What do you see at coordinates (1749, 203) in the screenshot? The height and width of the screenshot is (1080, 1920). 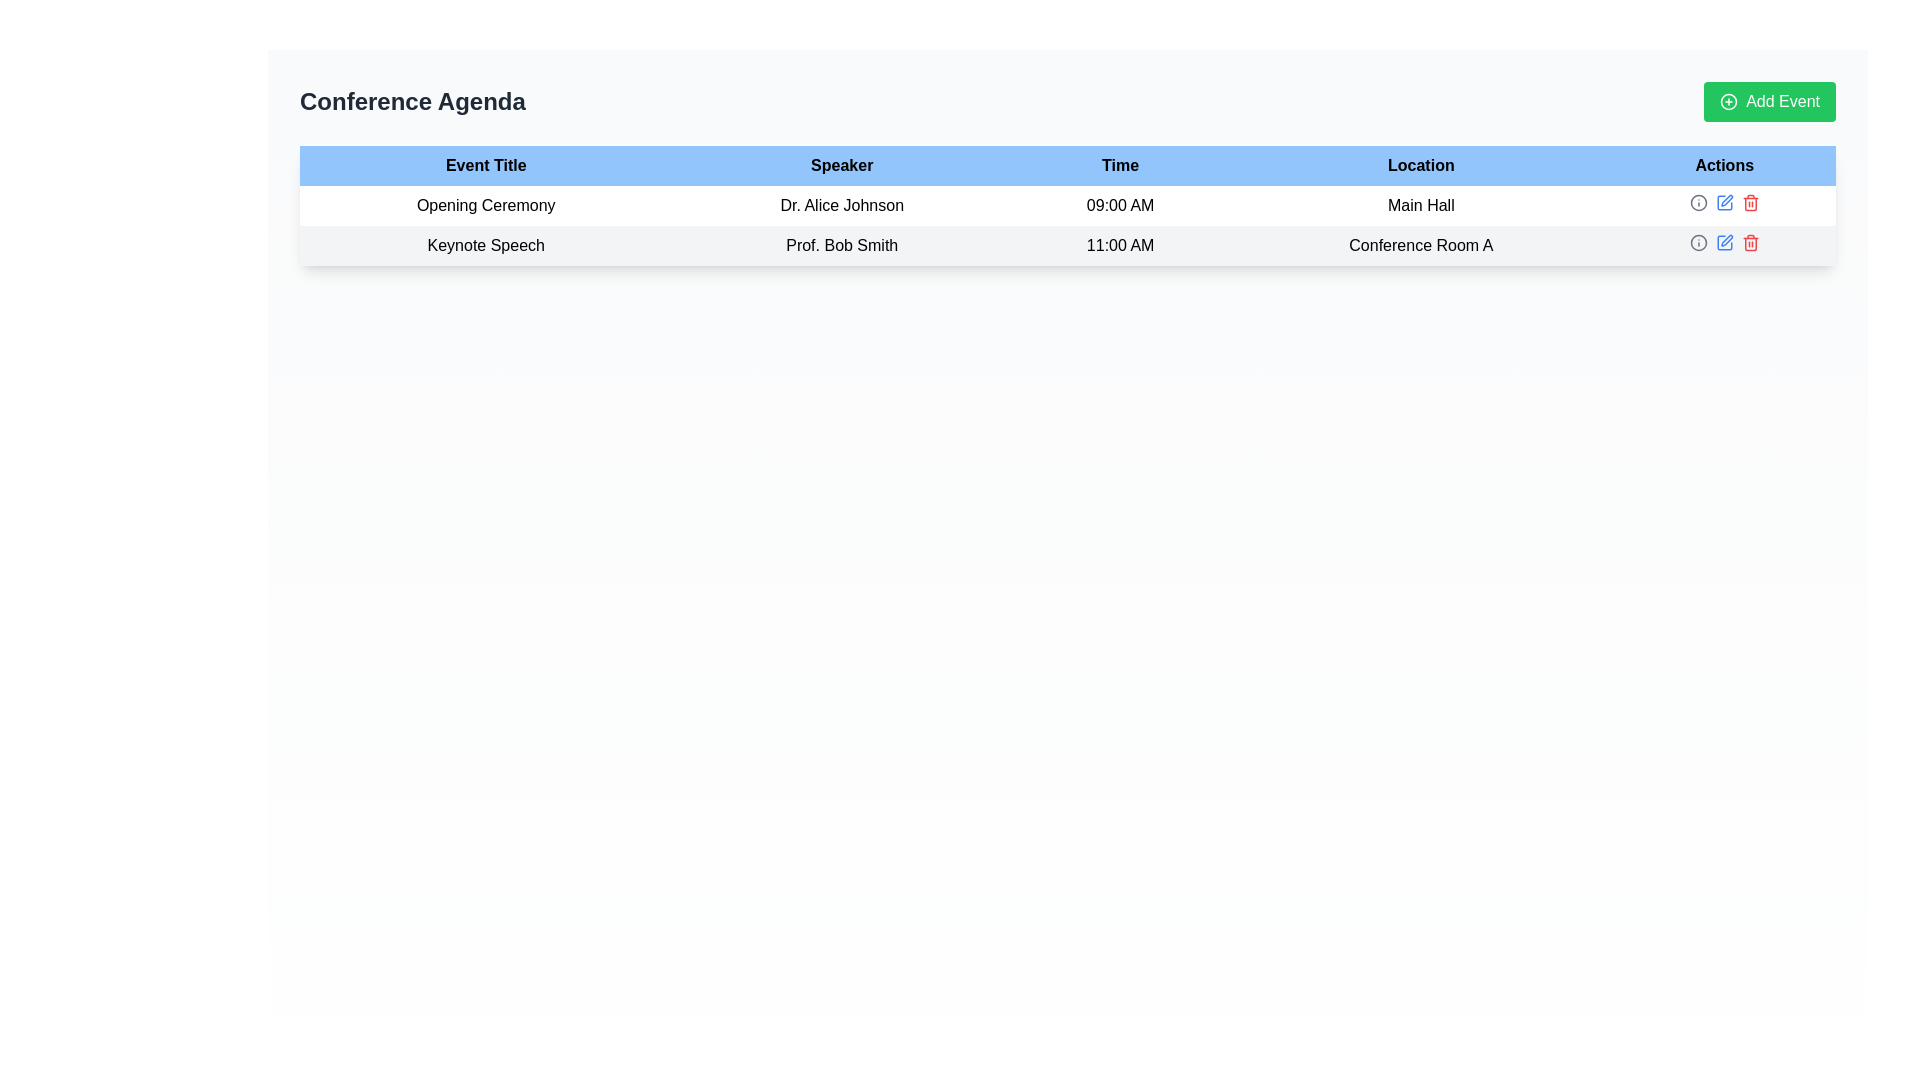 I see `the red trash can icon in the 'Actions' column` at bounding box center [1749, 203].